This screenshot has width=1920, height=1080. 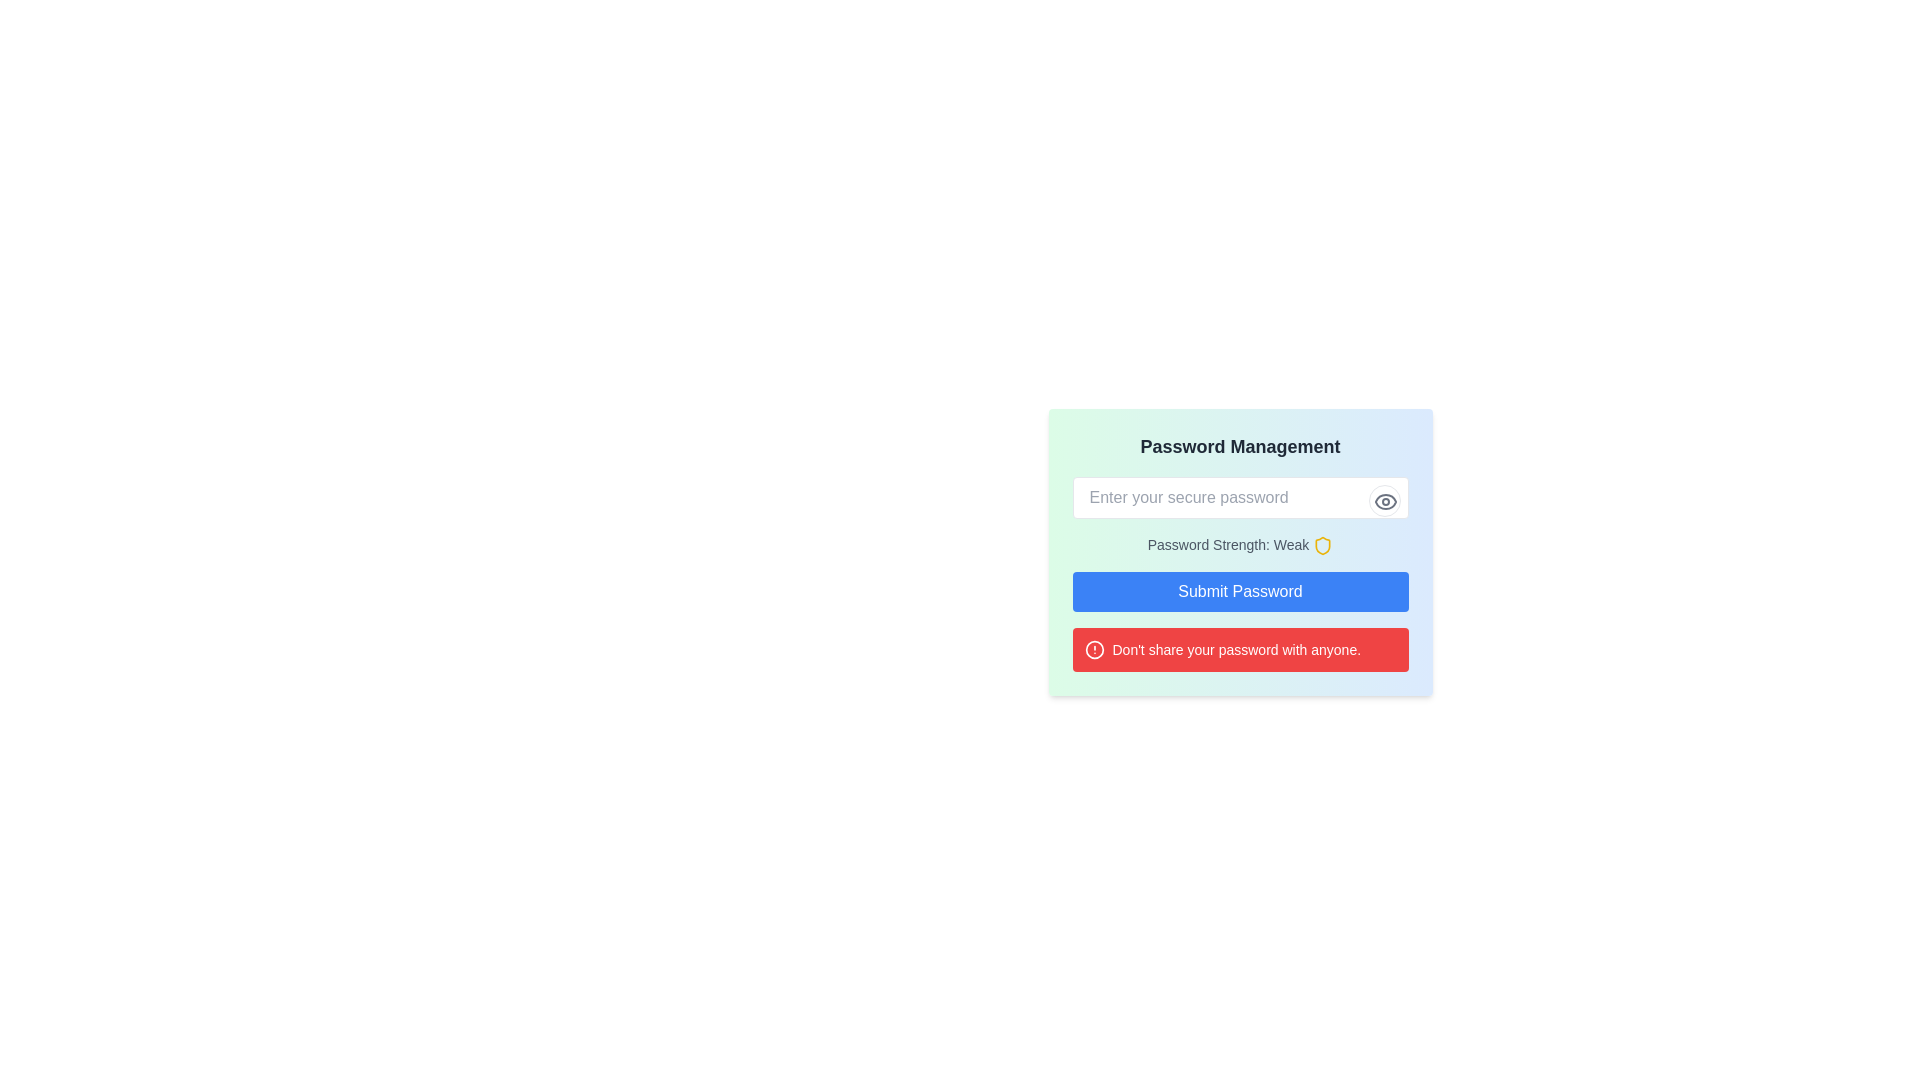 What do you see at coordinates (1093, 650) in the screenshot?
I see `the alert icon located in the red warning notification bar at the bottom of the account security form, which reinforces the warning message about password security` at bounding box center [1093, 650].